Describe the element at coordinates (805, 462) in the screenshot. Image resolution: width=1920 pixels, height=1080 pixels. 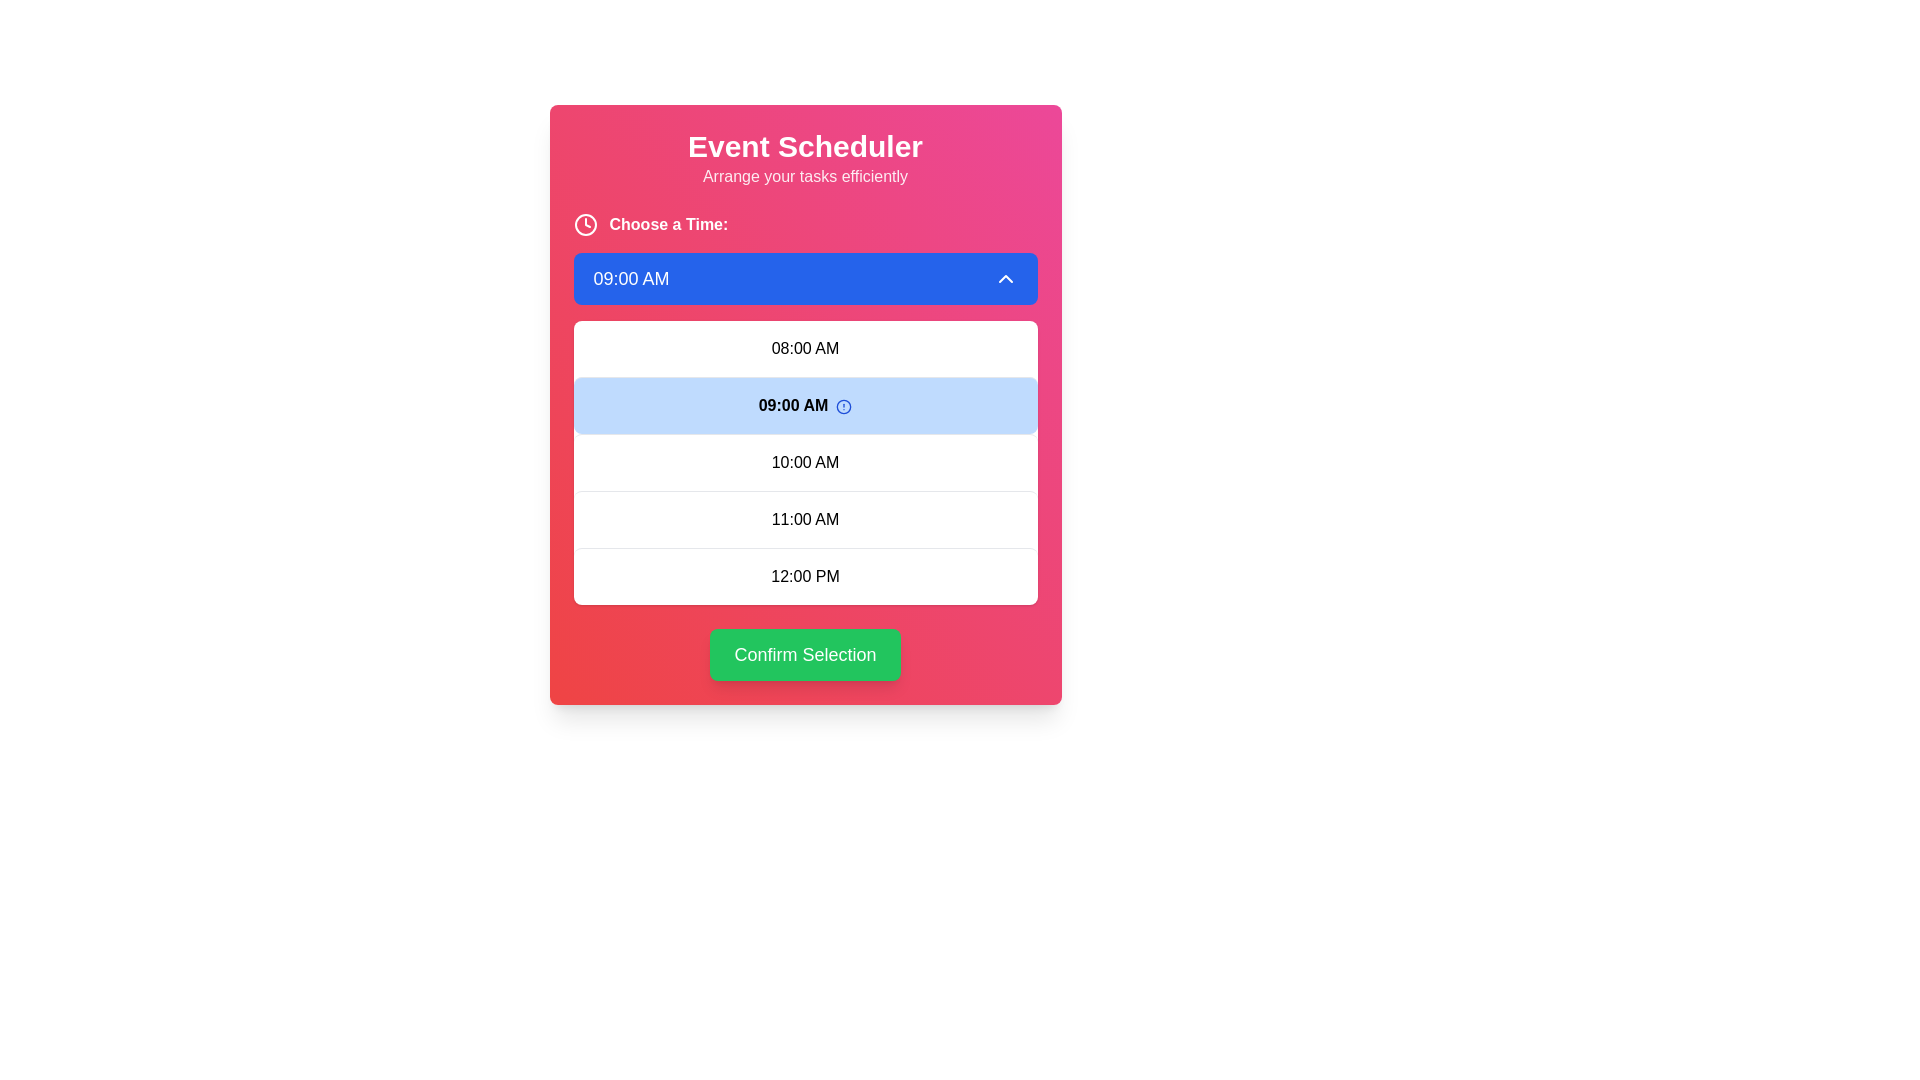
I see `the text item displaying '10:00 AM' in the vertically stacked list of time slots` at that location.